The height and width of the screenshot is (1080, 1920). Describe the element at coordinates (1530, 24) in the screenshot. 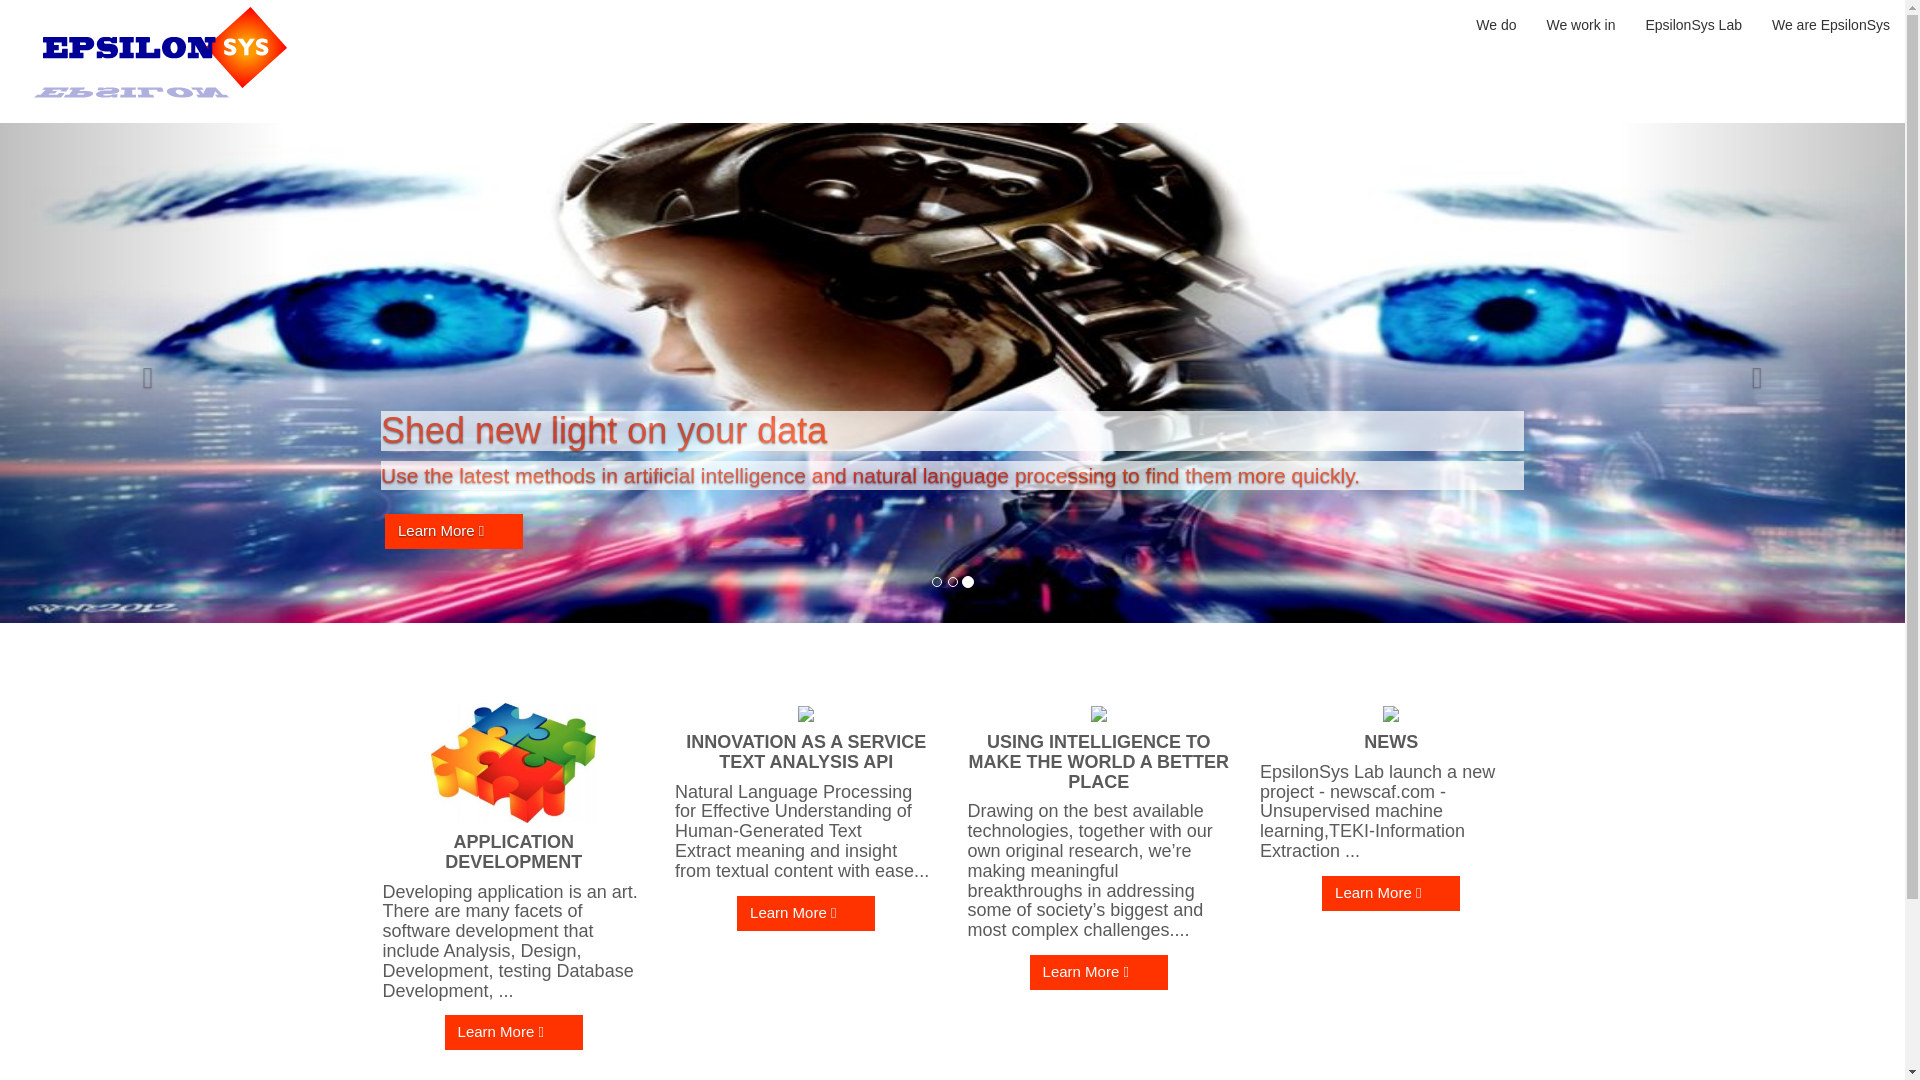

I see `'We work in'` at that location.